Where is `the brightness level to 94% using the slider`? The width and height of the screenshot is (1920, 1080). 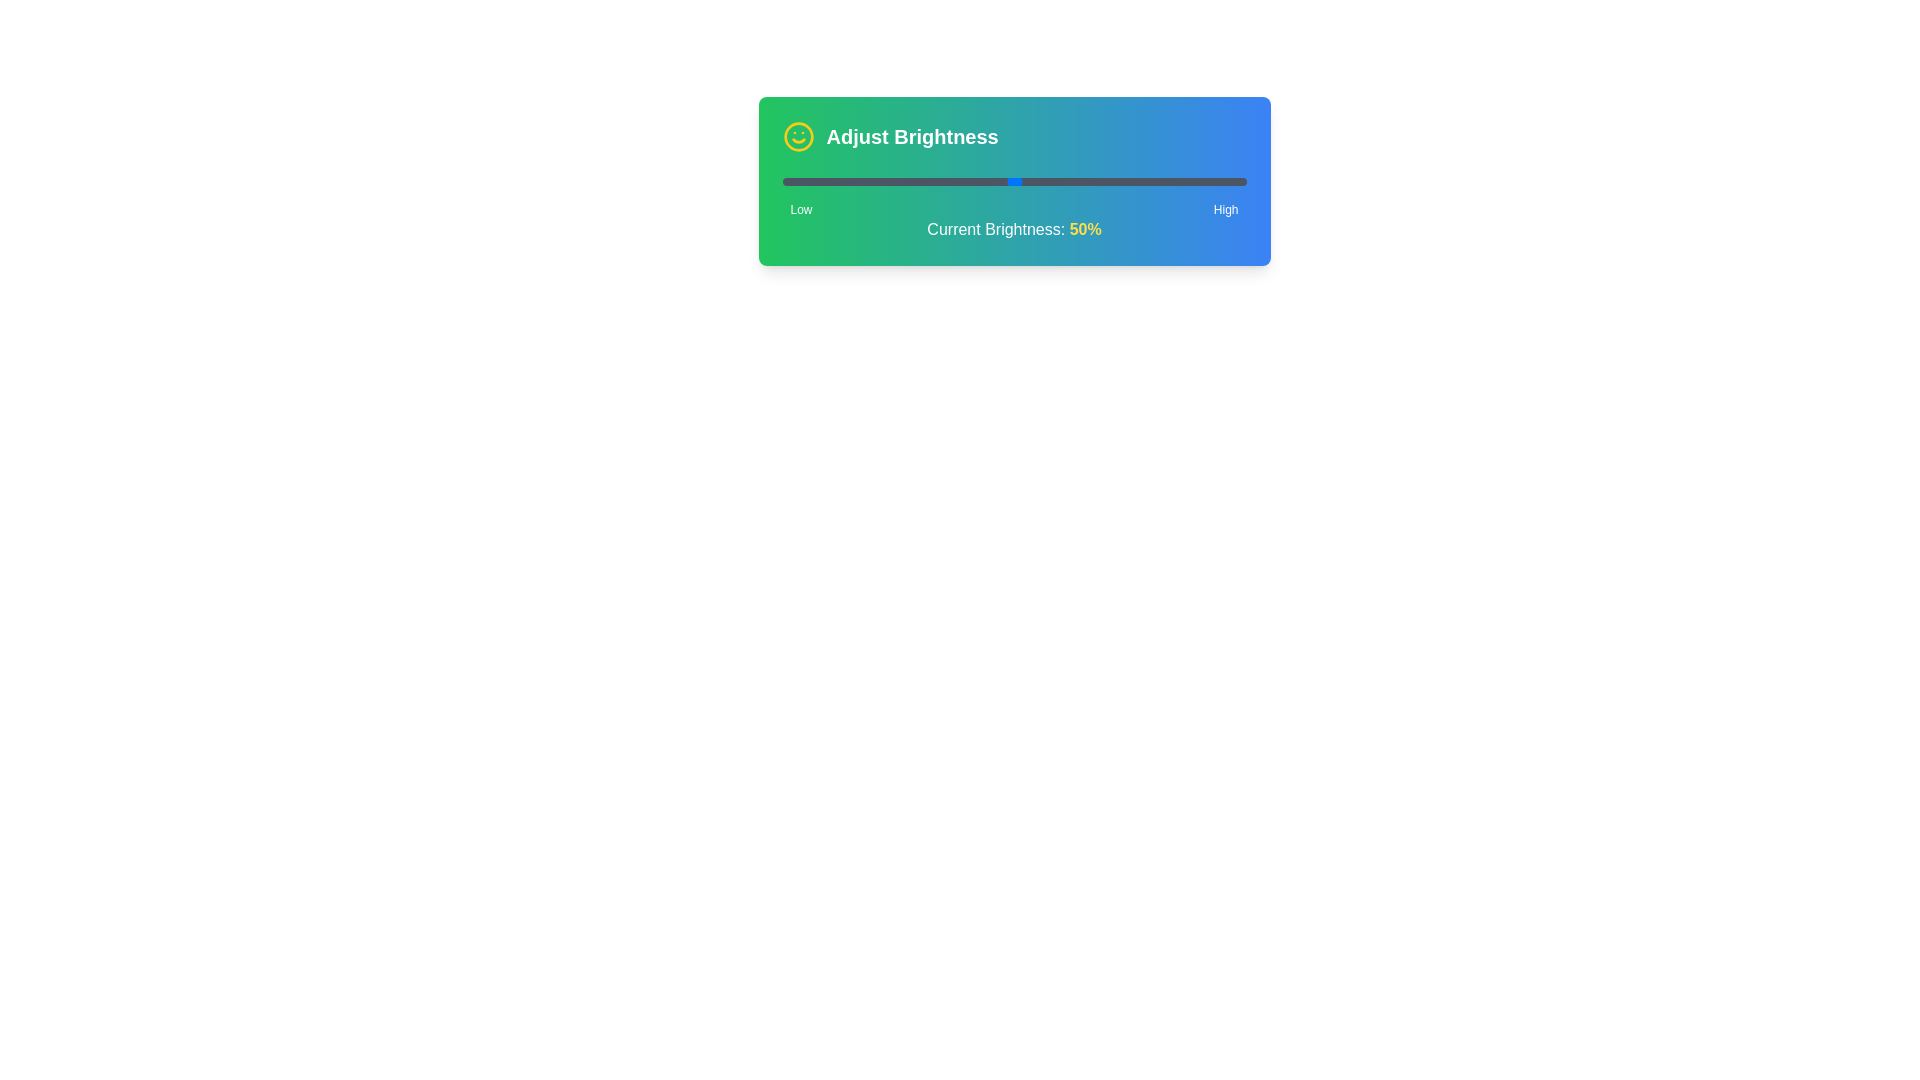 the brightness level to 94% using the slider is located at coordinates (1217, 181).